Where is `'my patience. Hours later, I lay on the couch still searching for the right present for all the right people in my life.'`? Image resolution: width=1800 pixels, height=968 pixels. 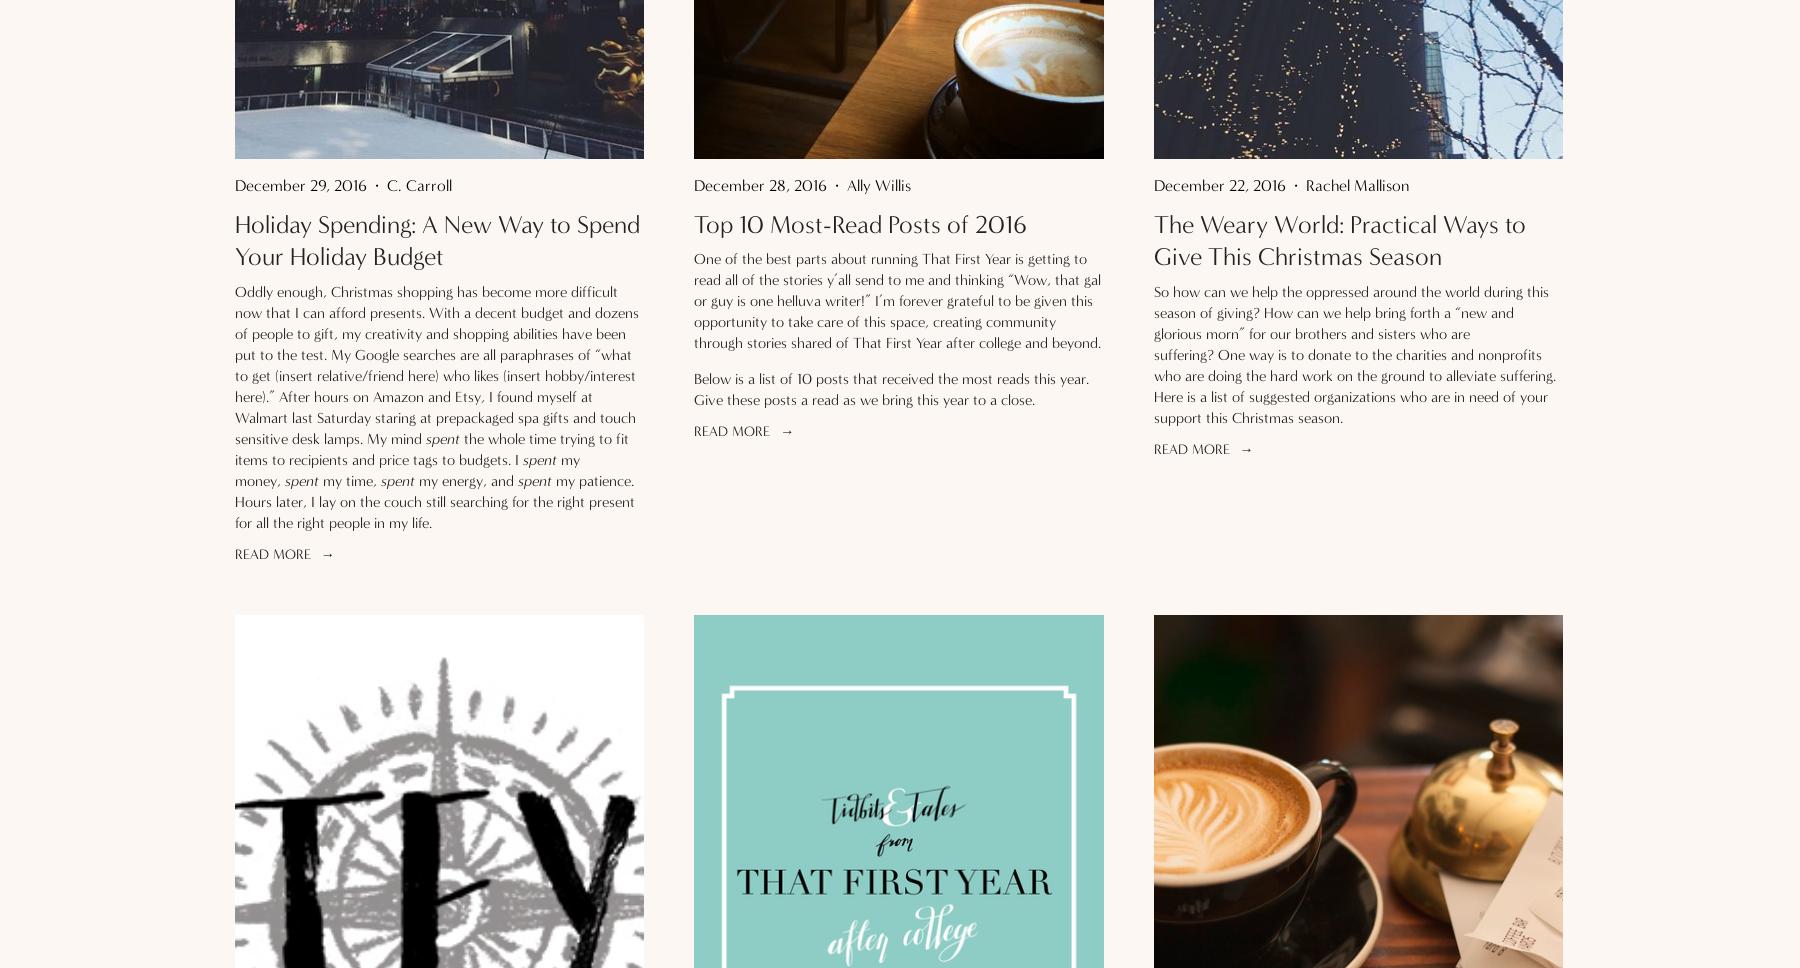
'my patience. Hours later, I lay on the couch still searching for the right present for all the right people in my life.' is located at coordinates (234, 501).